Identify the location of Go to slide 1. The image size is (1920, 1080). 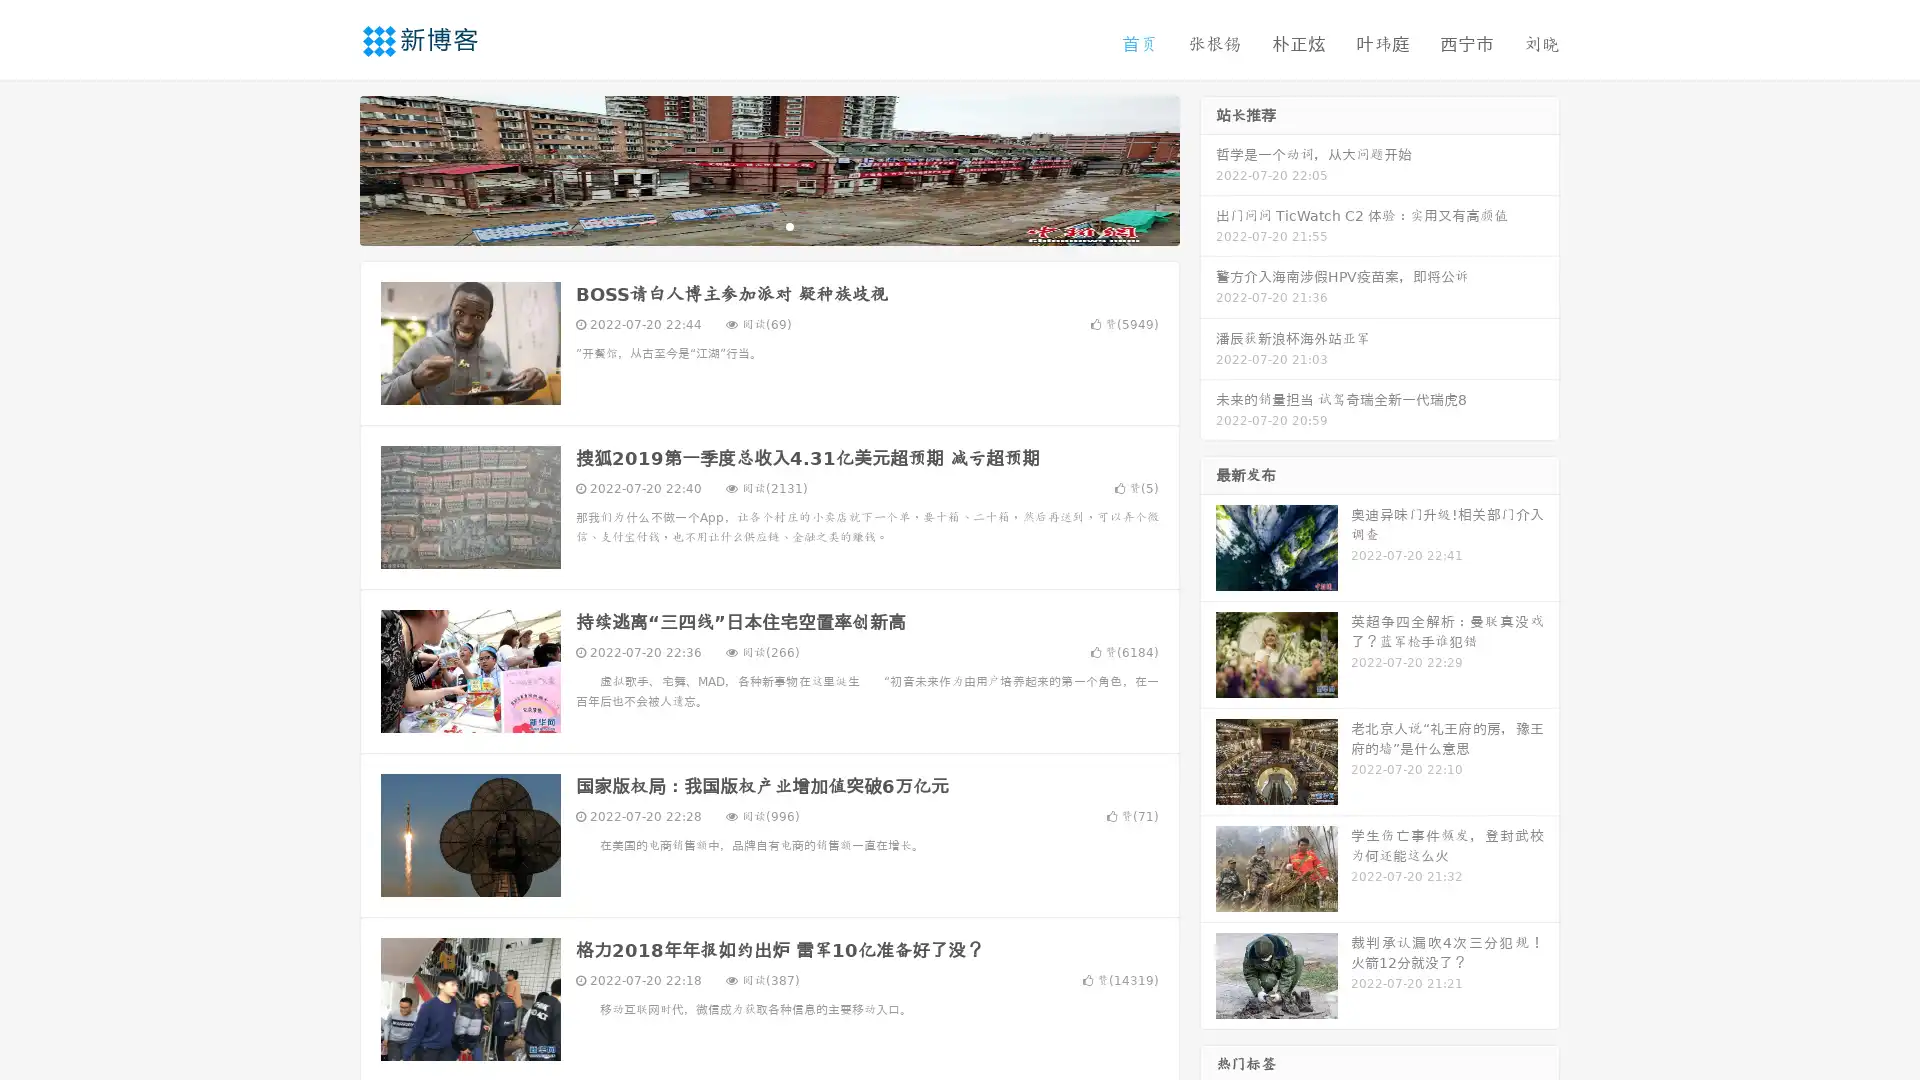
(748, 225).